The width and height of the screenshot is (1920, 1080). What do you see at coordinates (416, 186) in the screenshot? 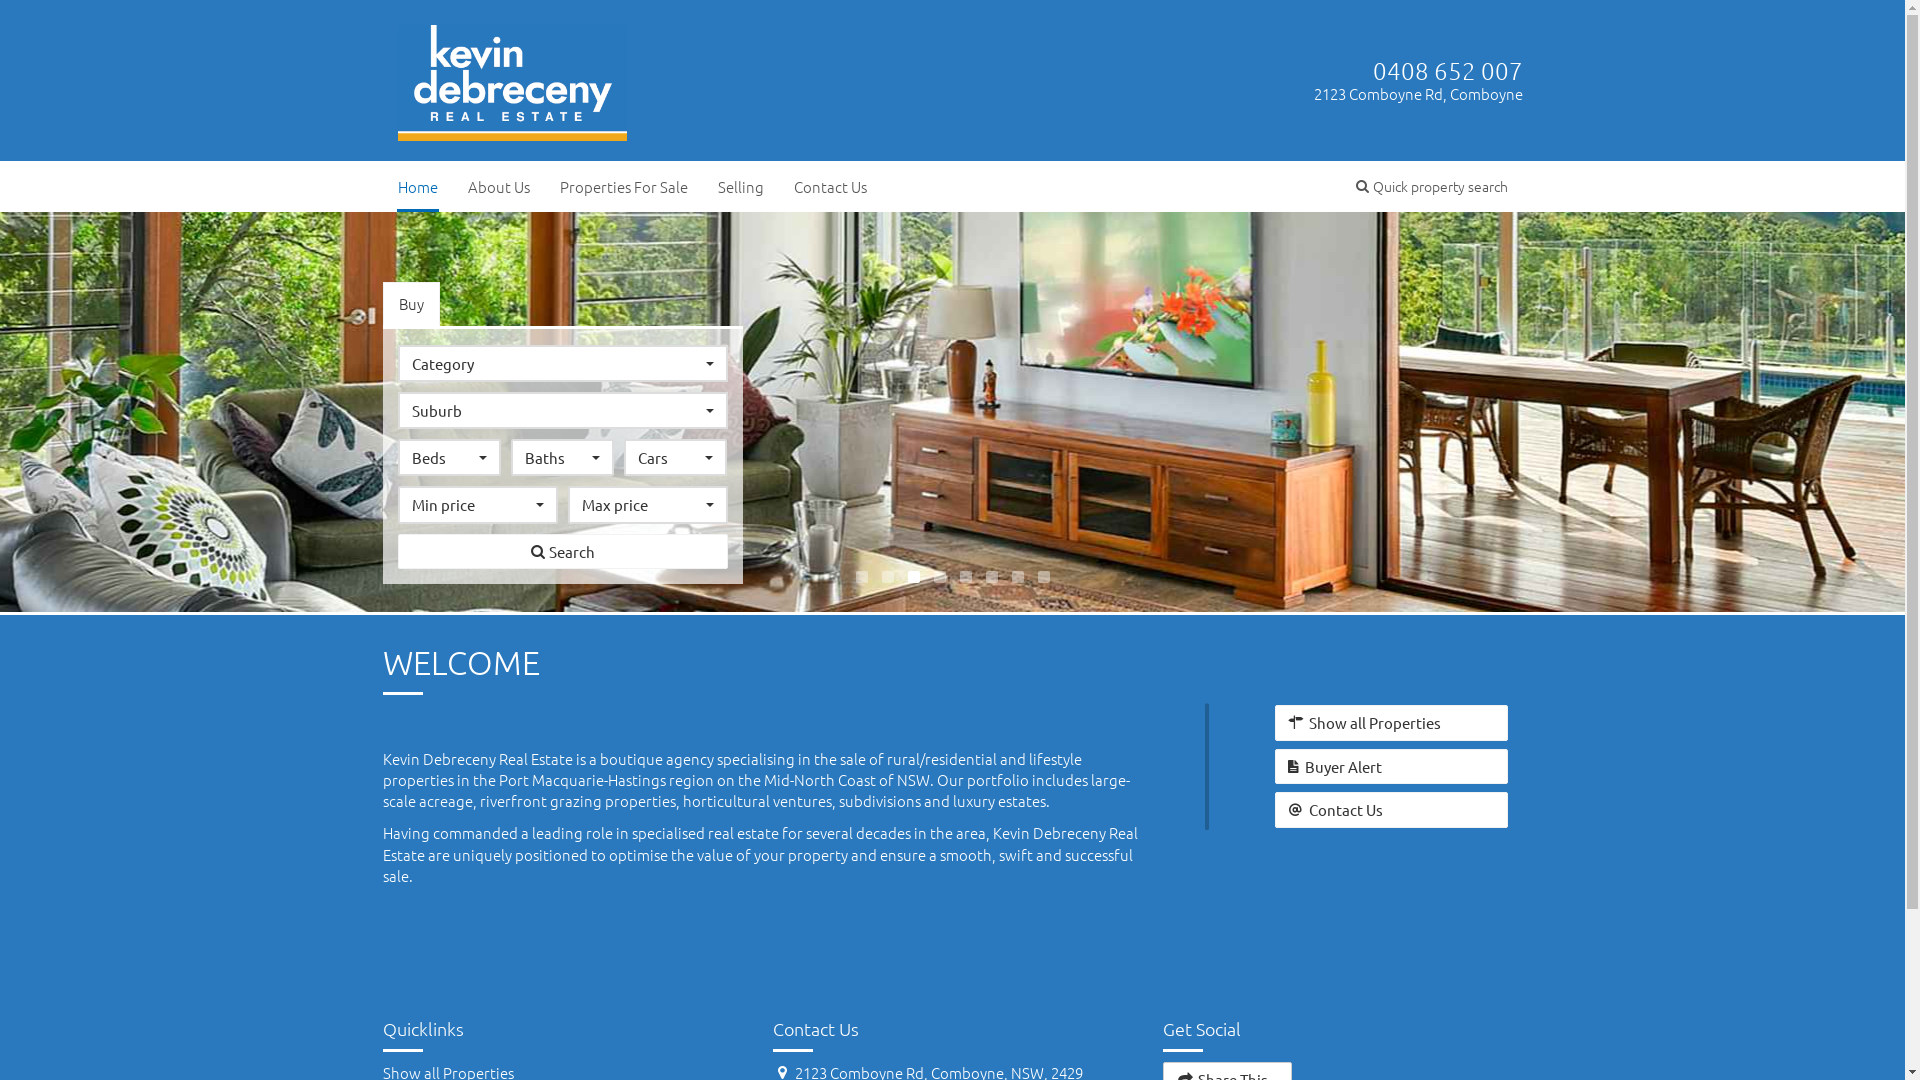
I see `'Home'` at bounding box center [416, 186].